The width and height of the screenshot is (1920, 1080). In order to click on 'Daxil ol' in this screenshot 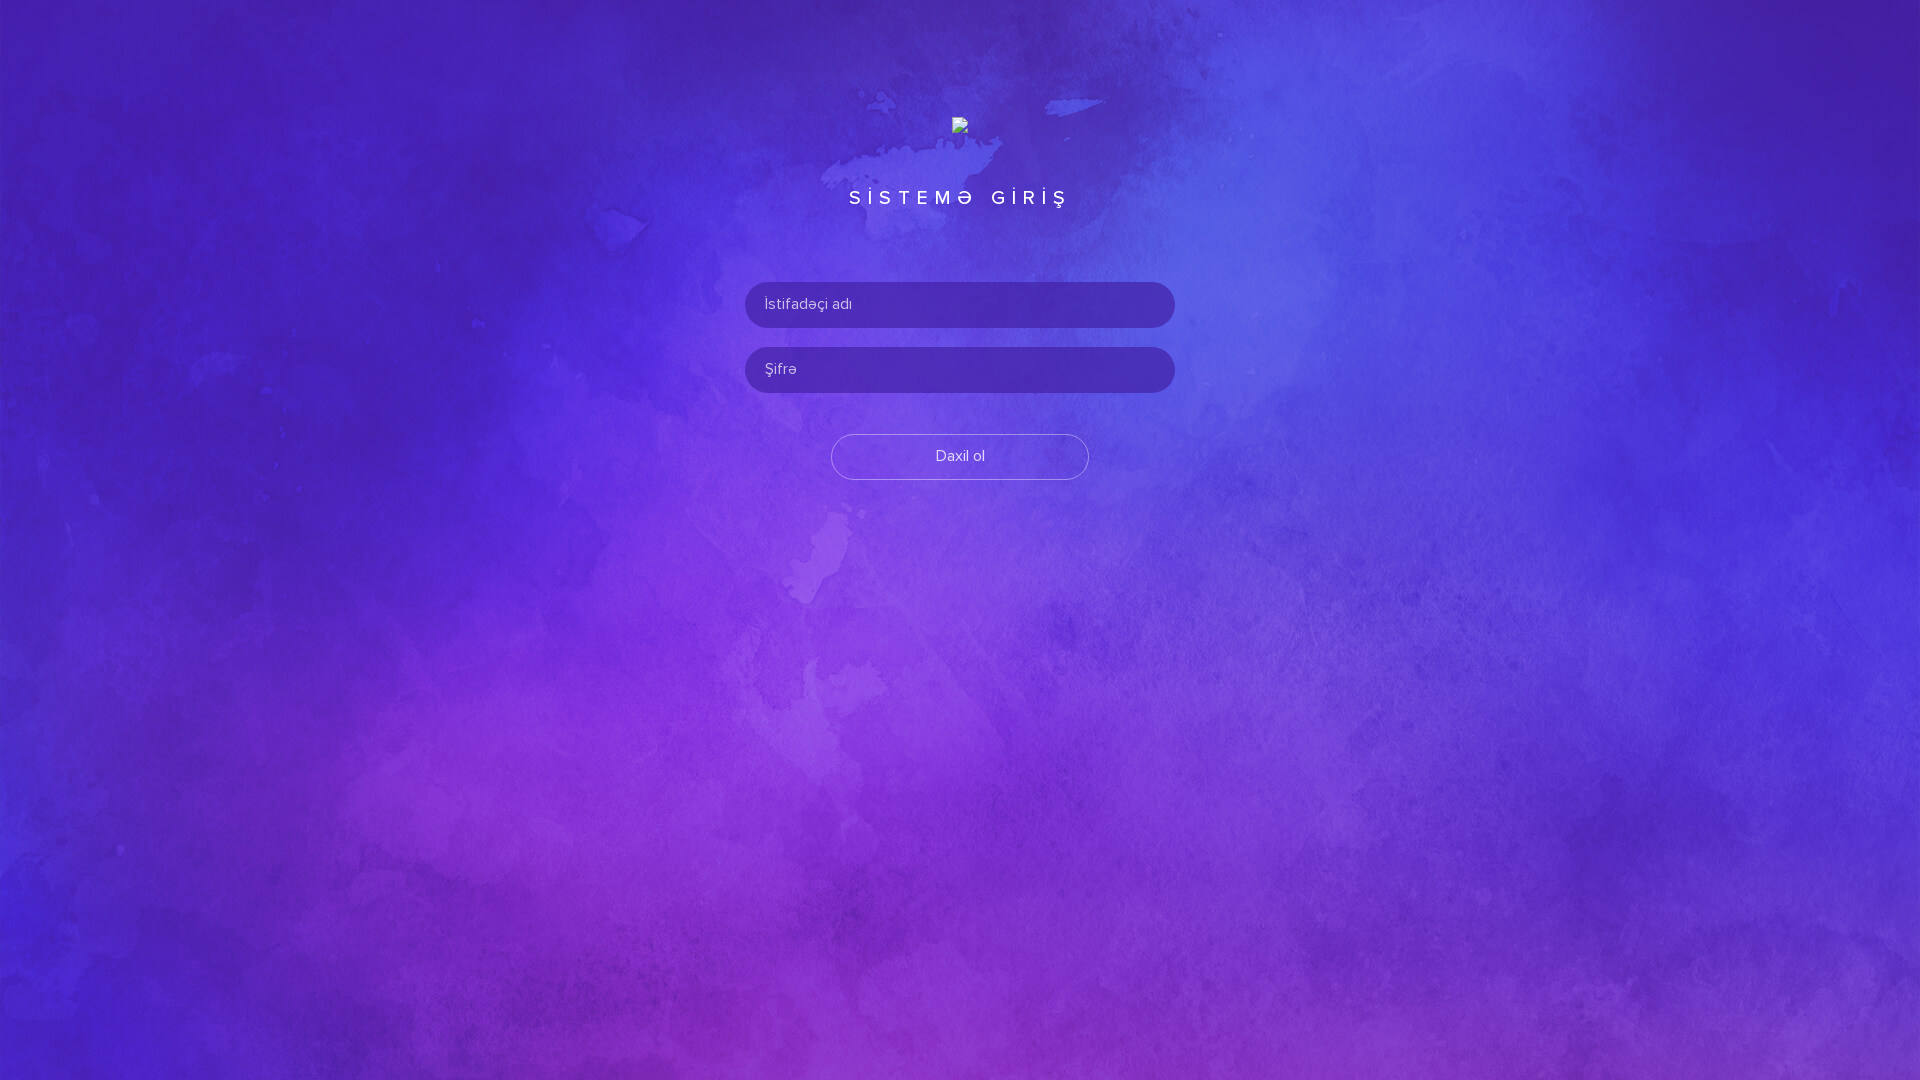, I will do `click(960, 456)`.